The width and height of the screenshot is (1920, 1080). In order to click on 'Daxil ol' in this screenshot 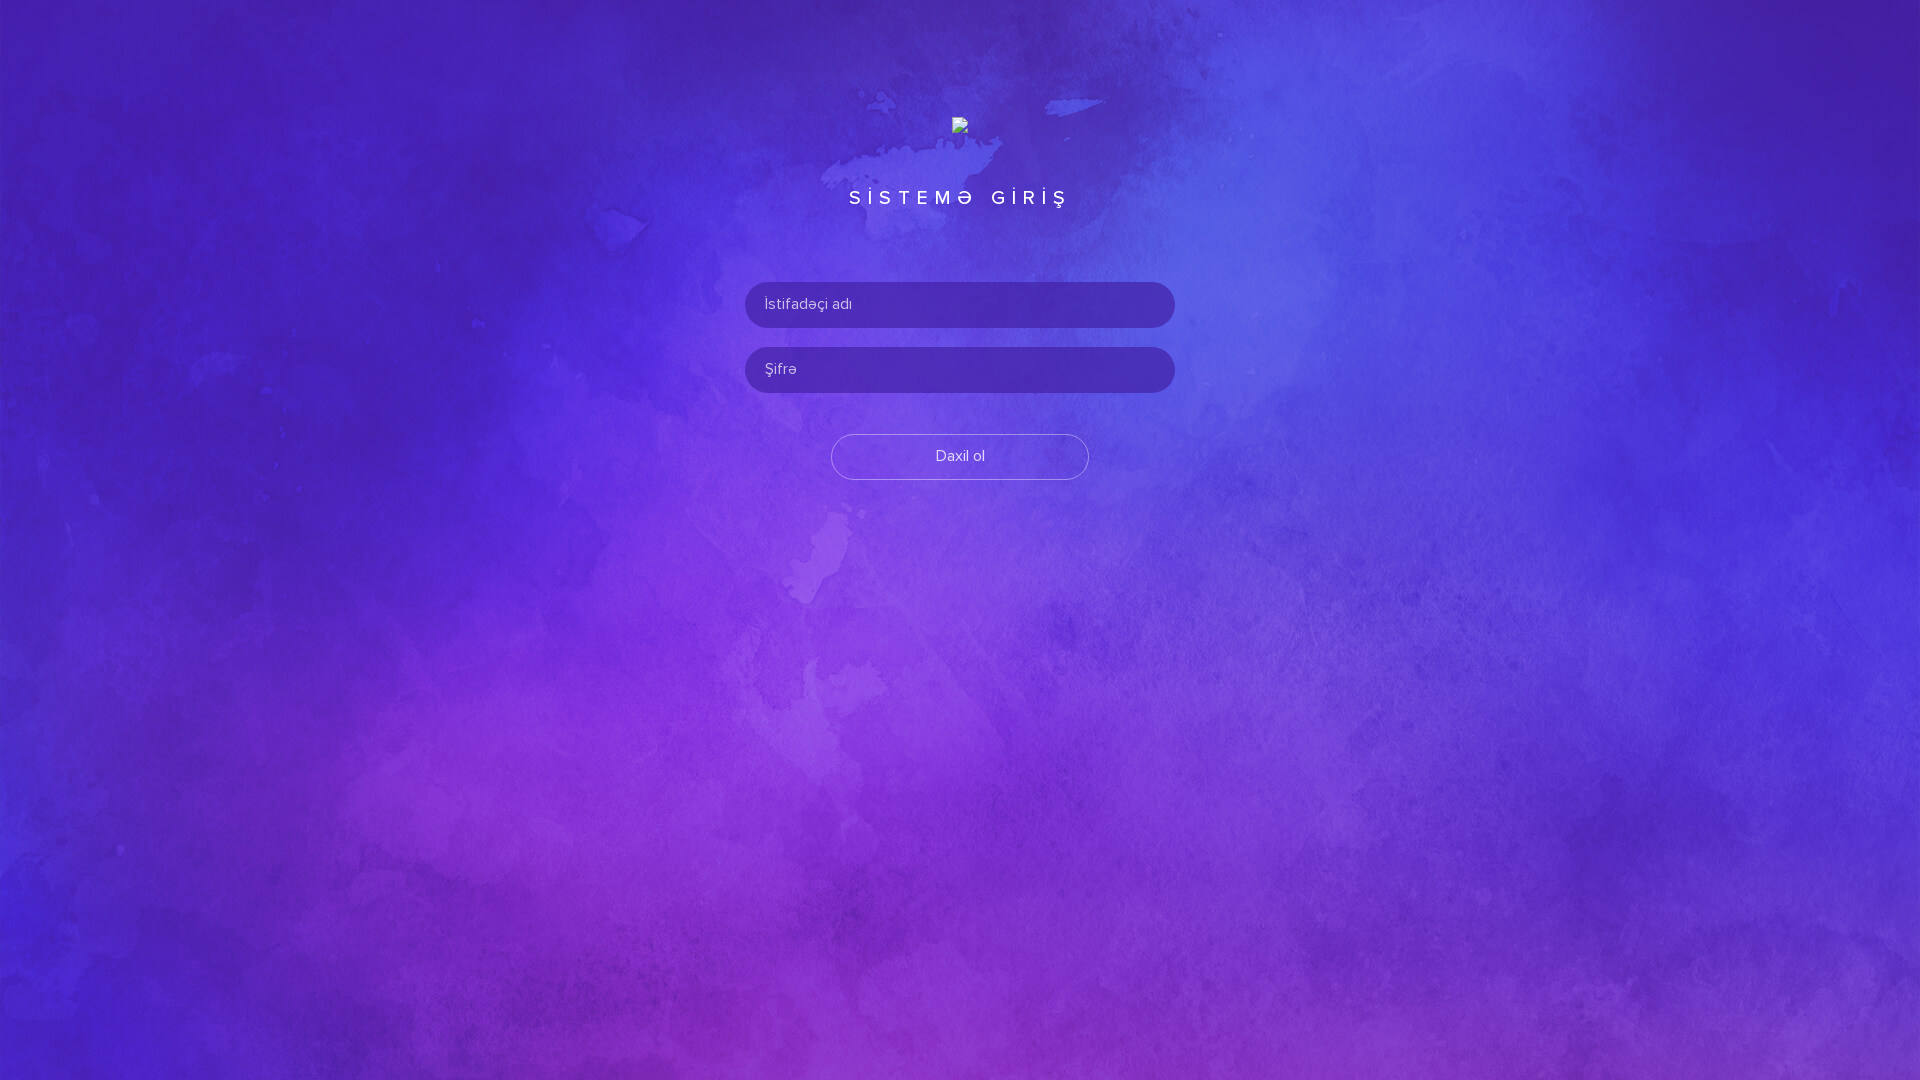, I will do `click(960, 456)`.